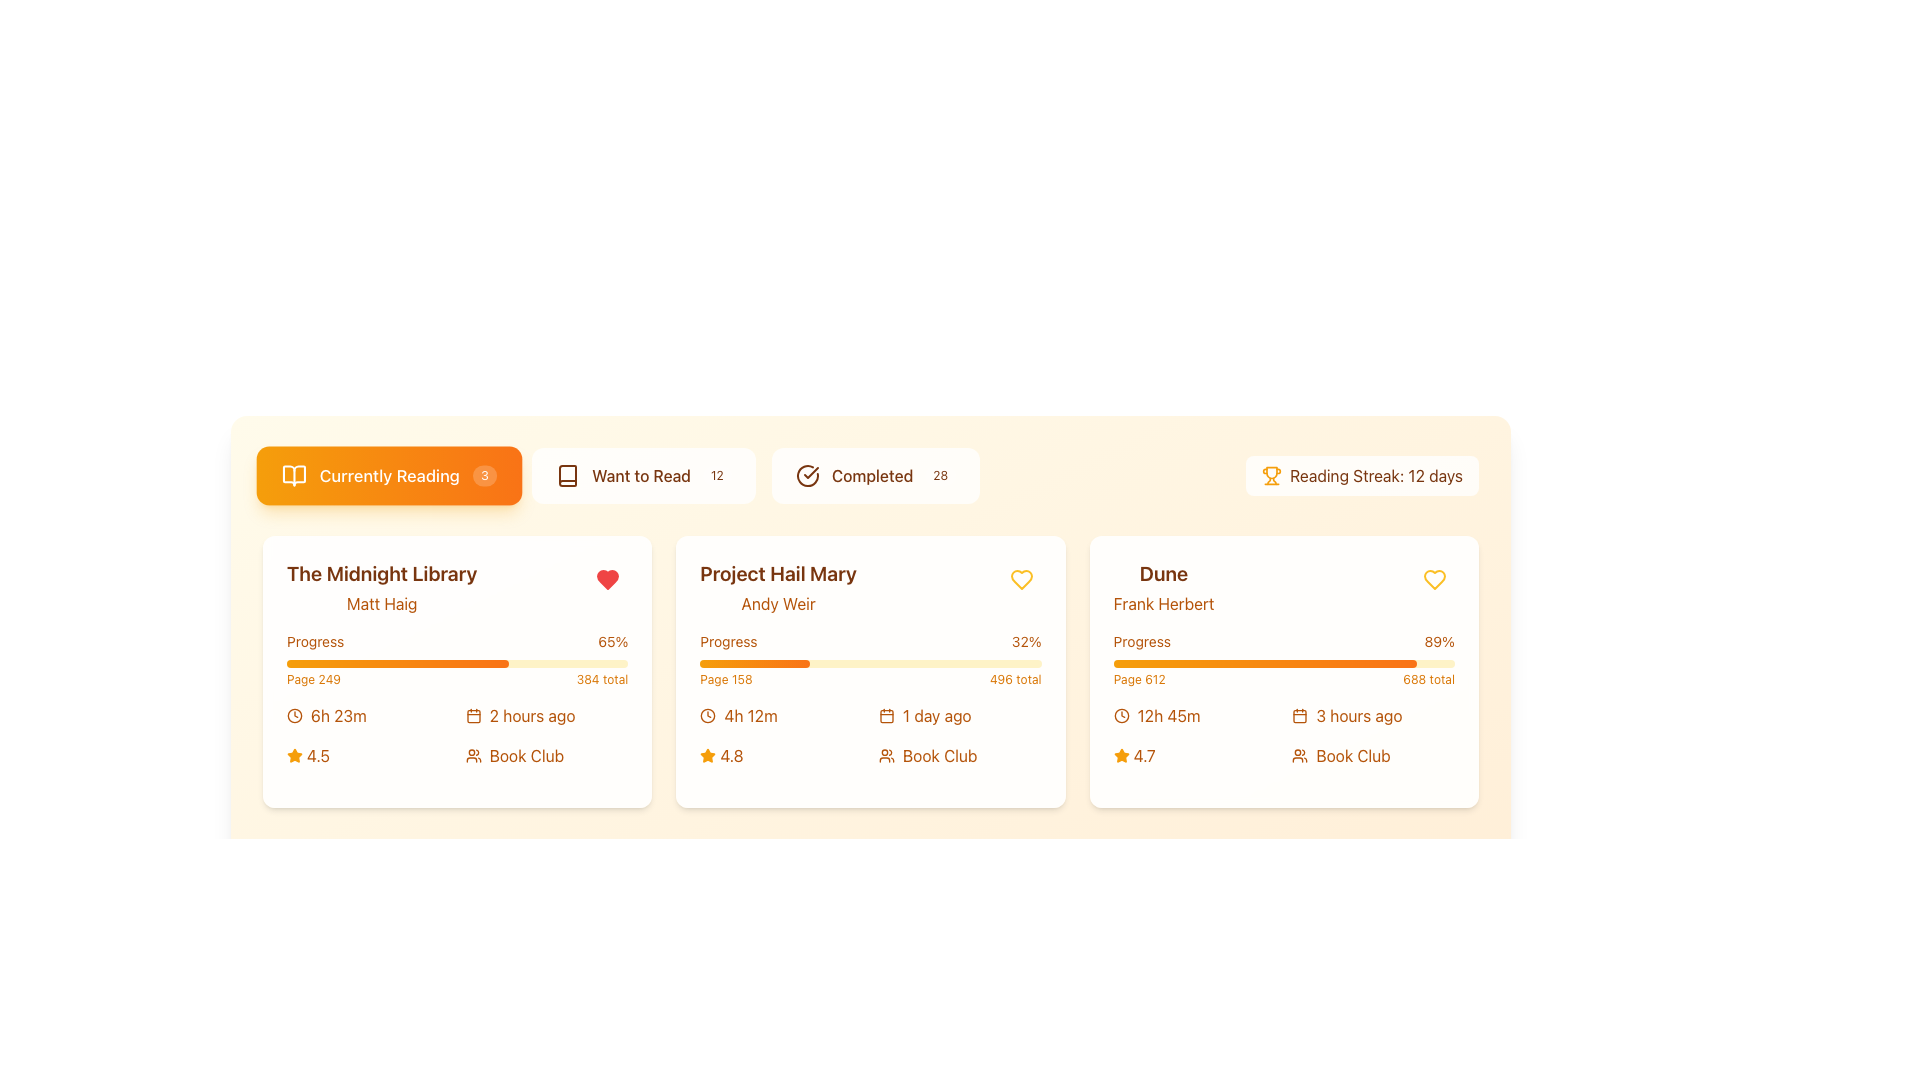 This screenshot has height=1080, width=1920. Describe the element at coordinates (607, 579) in the screenshot. I see `the heart-shaped graphical icon located at the top-right corner of 'The Midnight Library' card layout to favorite the content` at that location.